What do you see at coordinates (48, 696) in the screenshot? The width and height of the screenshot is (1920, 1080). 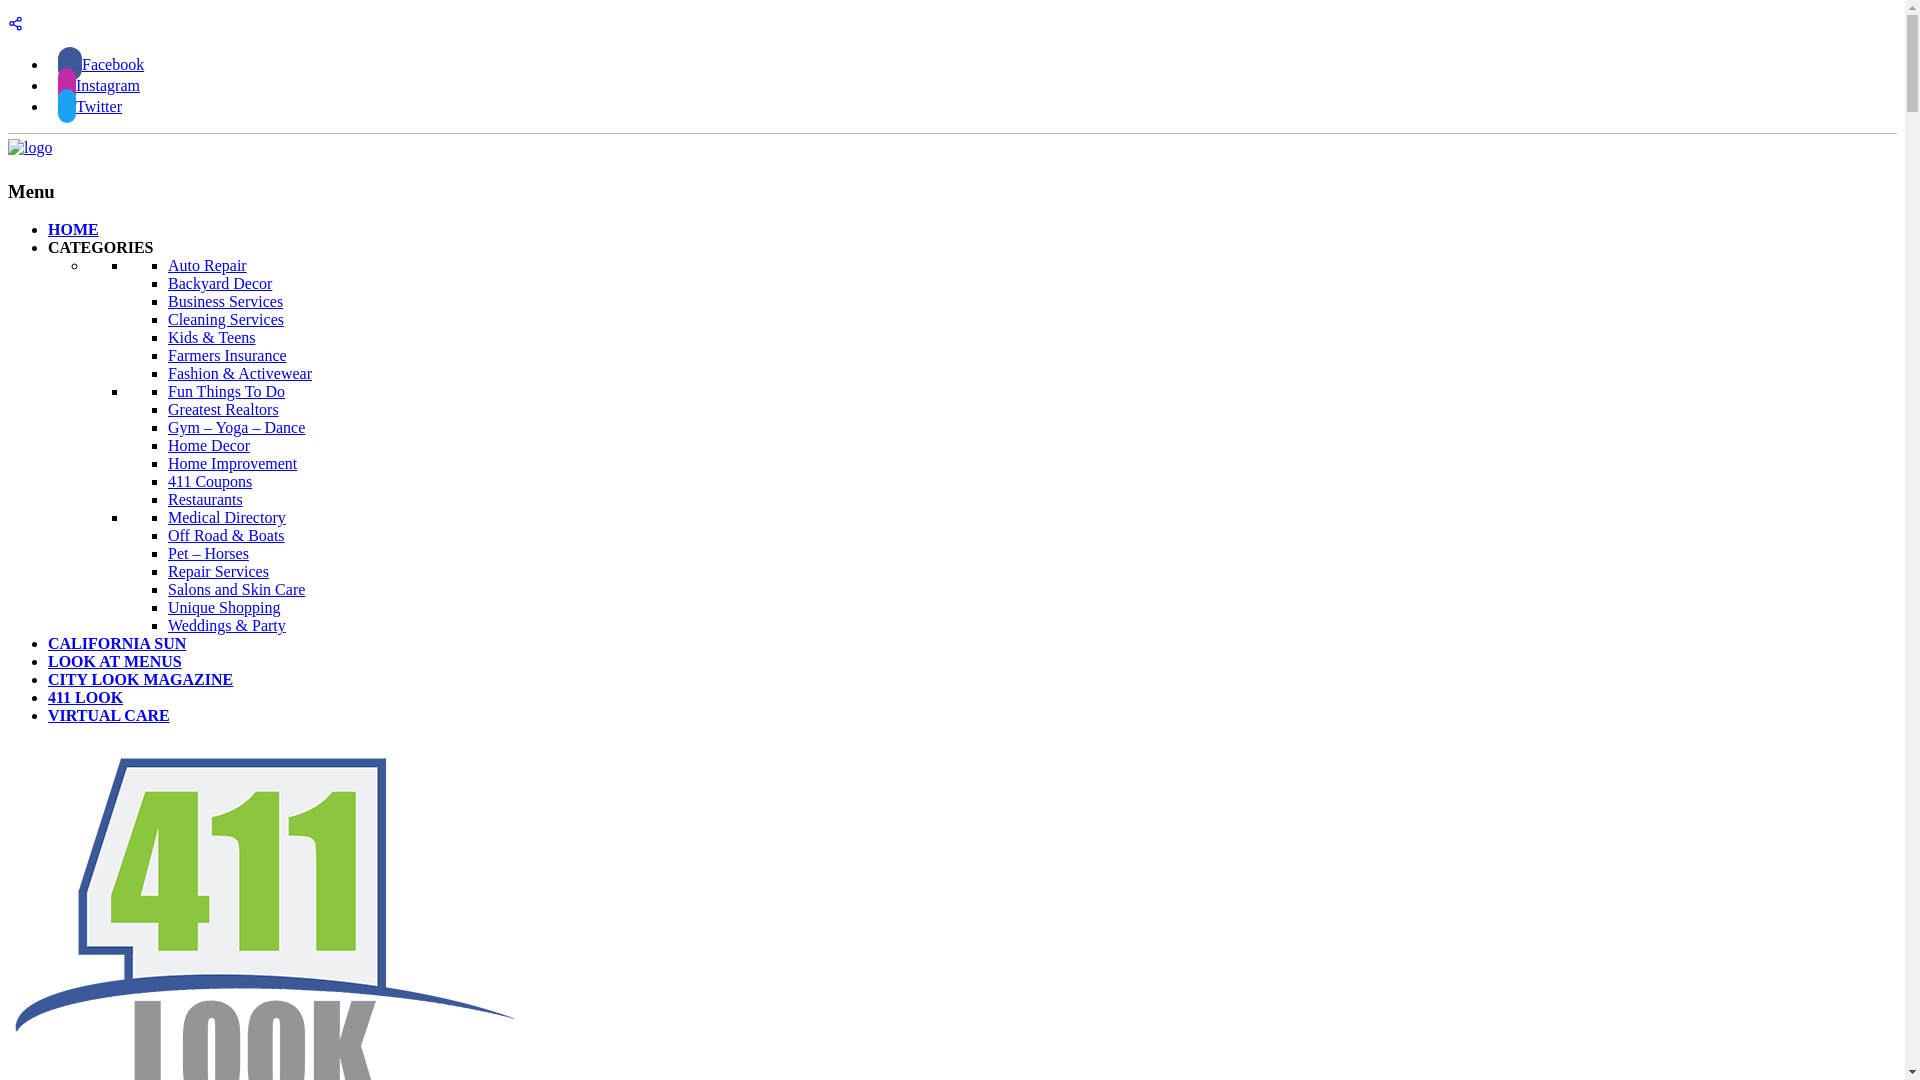 I see `'411 LOOK'` at bounding box center [48, 696].